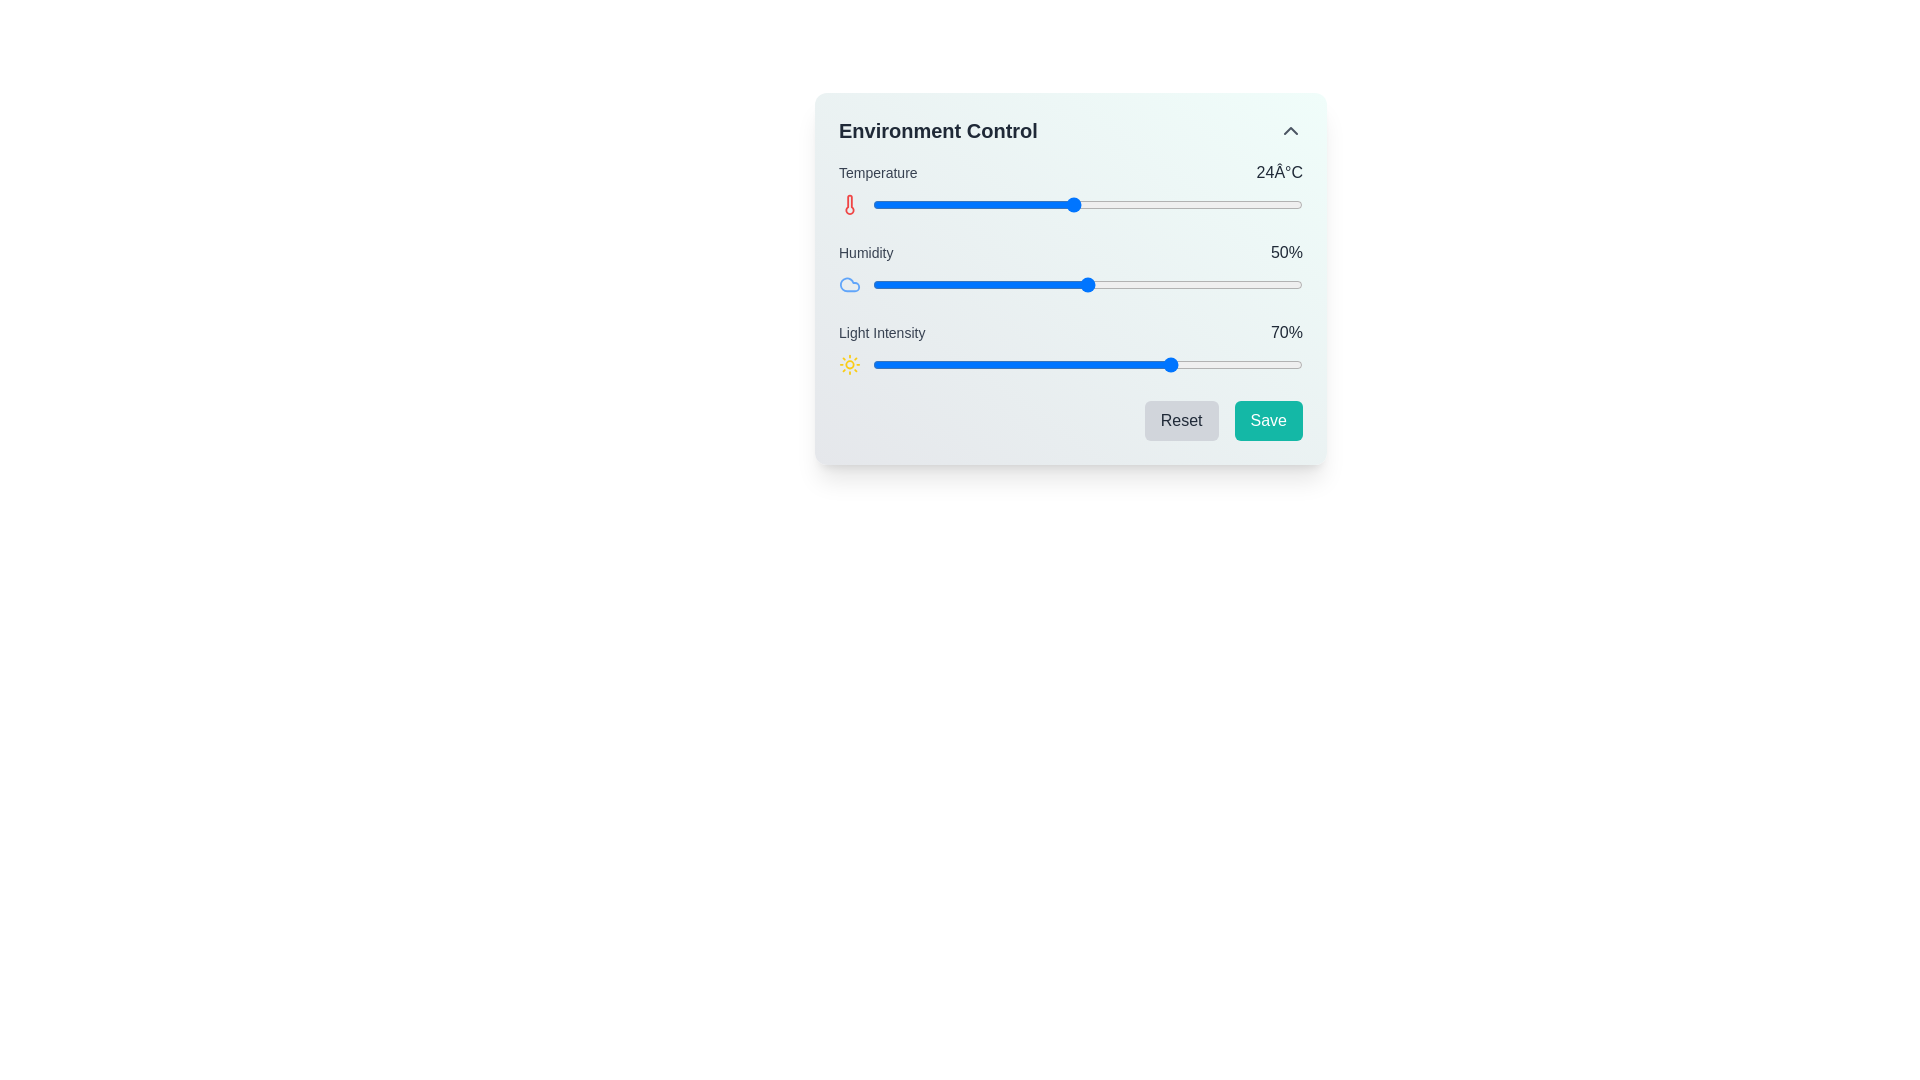 The width and height of the screenshot is (1920, 1080). Describe the element at coordinates (958, 285) in the screenshot. I see `the humidity` at that location.